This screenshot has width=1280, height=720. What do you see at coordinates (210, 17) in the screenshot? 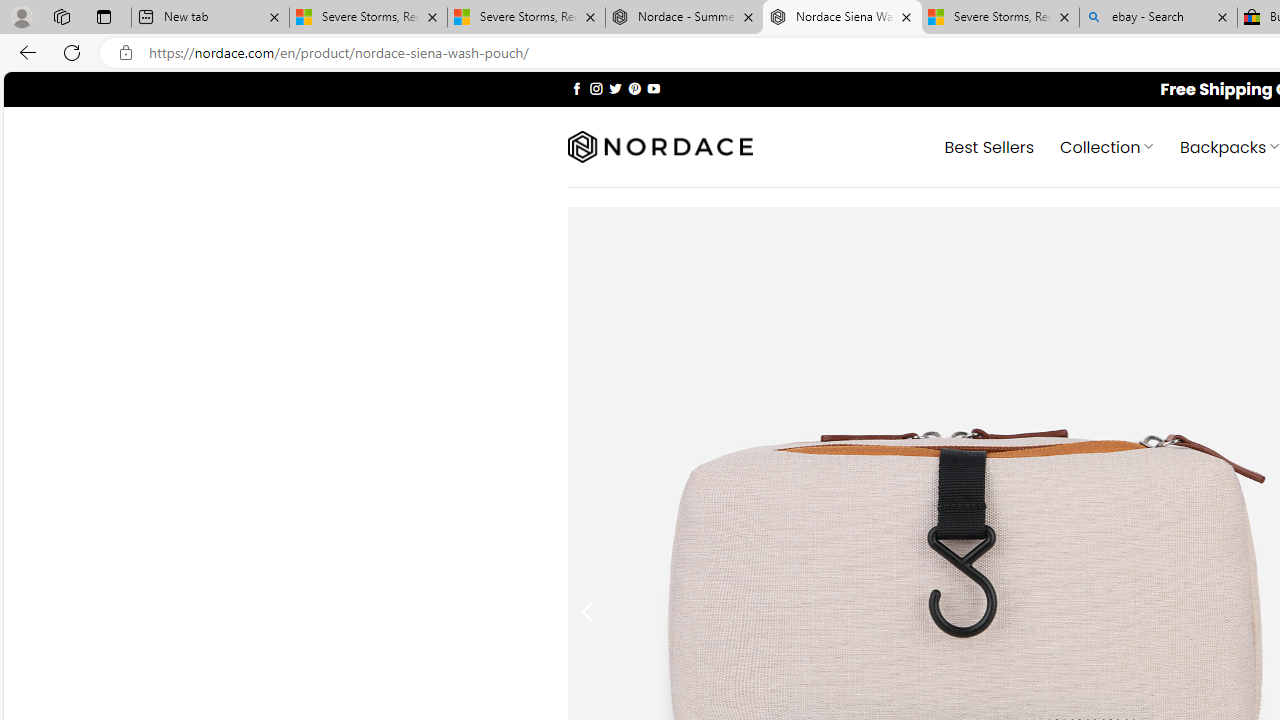
I see `'New tab'` at bounding box center [210, 17].